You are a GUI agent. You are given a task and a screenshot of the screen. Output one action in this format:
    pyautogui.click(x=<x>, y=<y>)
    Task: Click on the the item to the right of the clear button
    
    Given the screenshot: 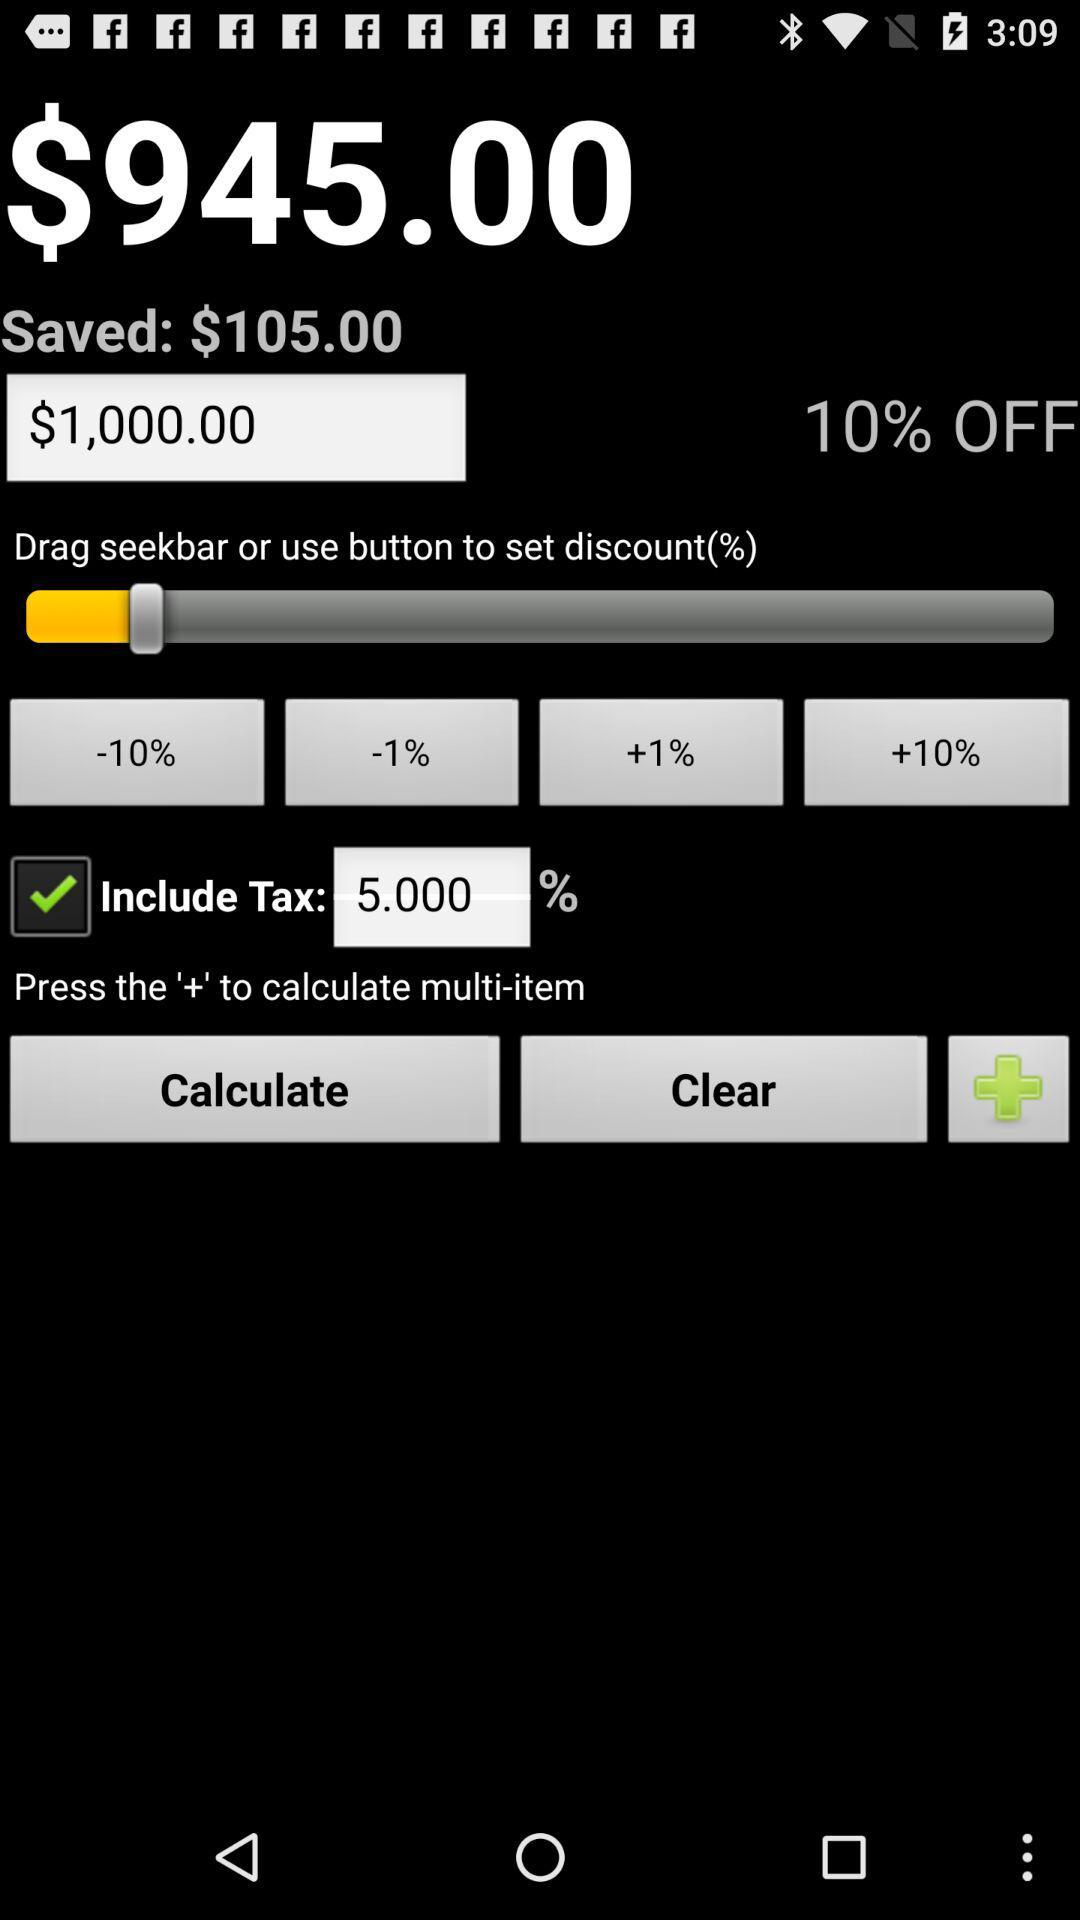 What is the action you would take?
    pyautogui.click(x=1009, y=1093)
    